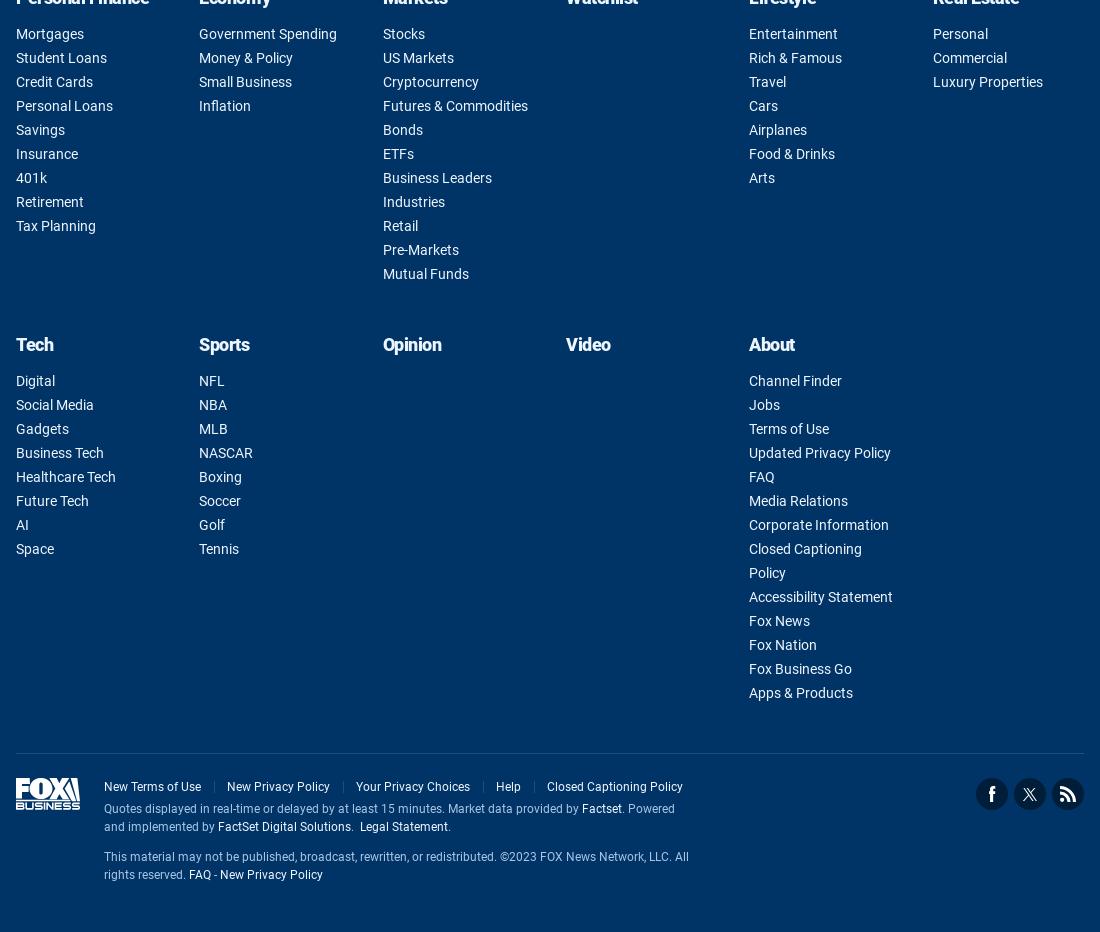  Describe the element at coordinates (412, 201) in the screenshot. I see `'Industries'` at that location.